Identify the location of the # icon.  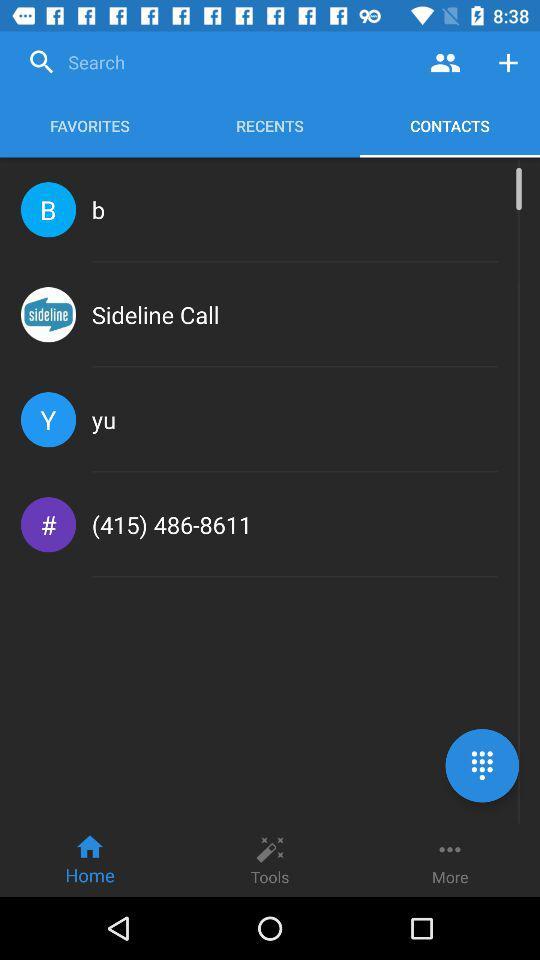
(48, 523).